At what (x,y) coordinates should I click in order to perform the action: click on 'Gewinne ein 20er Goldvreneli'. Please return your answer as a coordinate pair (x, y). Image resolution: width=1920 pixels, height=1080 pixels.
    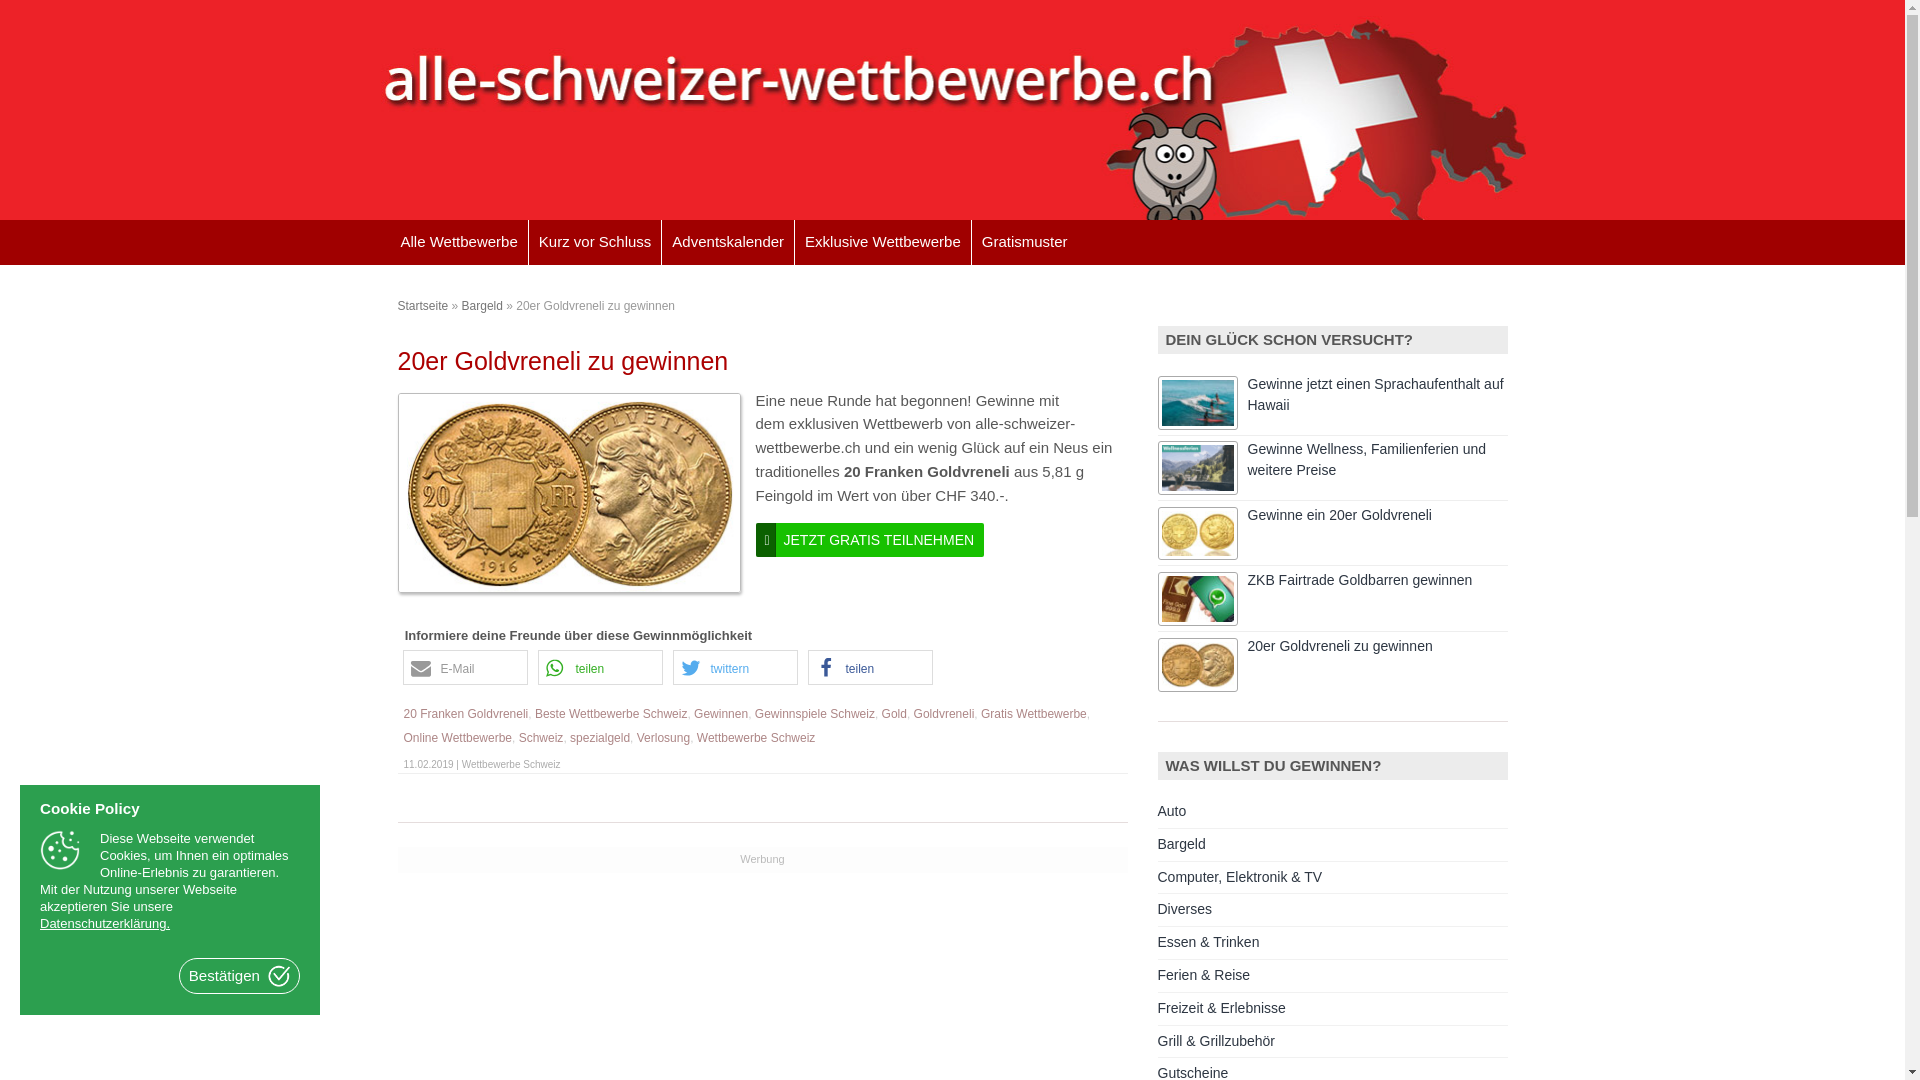
    Looking at the image, I should click on (1339, 514).